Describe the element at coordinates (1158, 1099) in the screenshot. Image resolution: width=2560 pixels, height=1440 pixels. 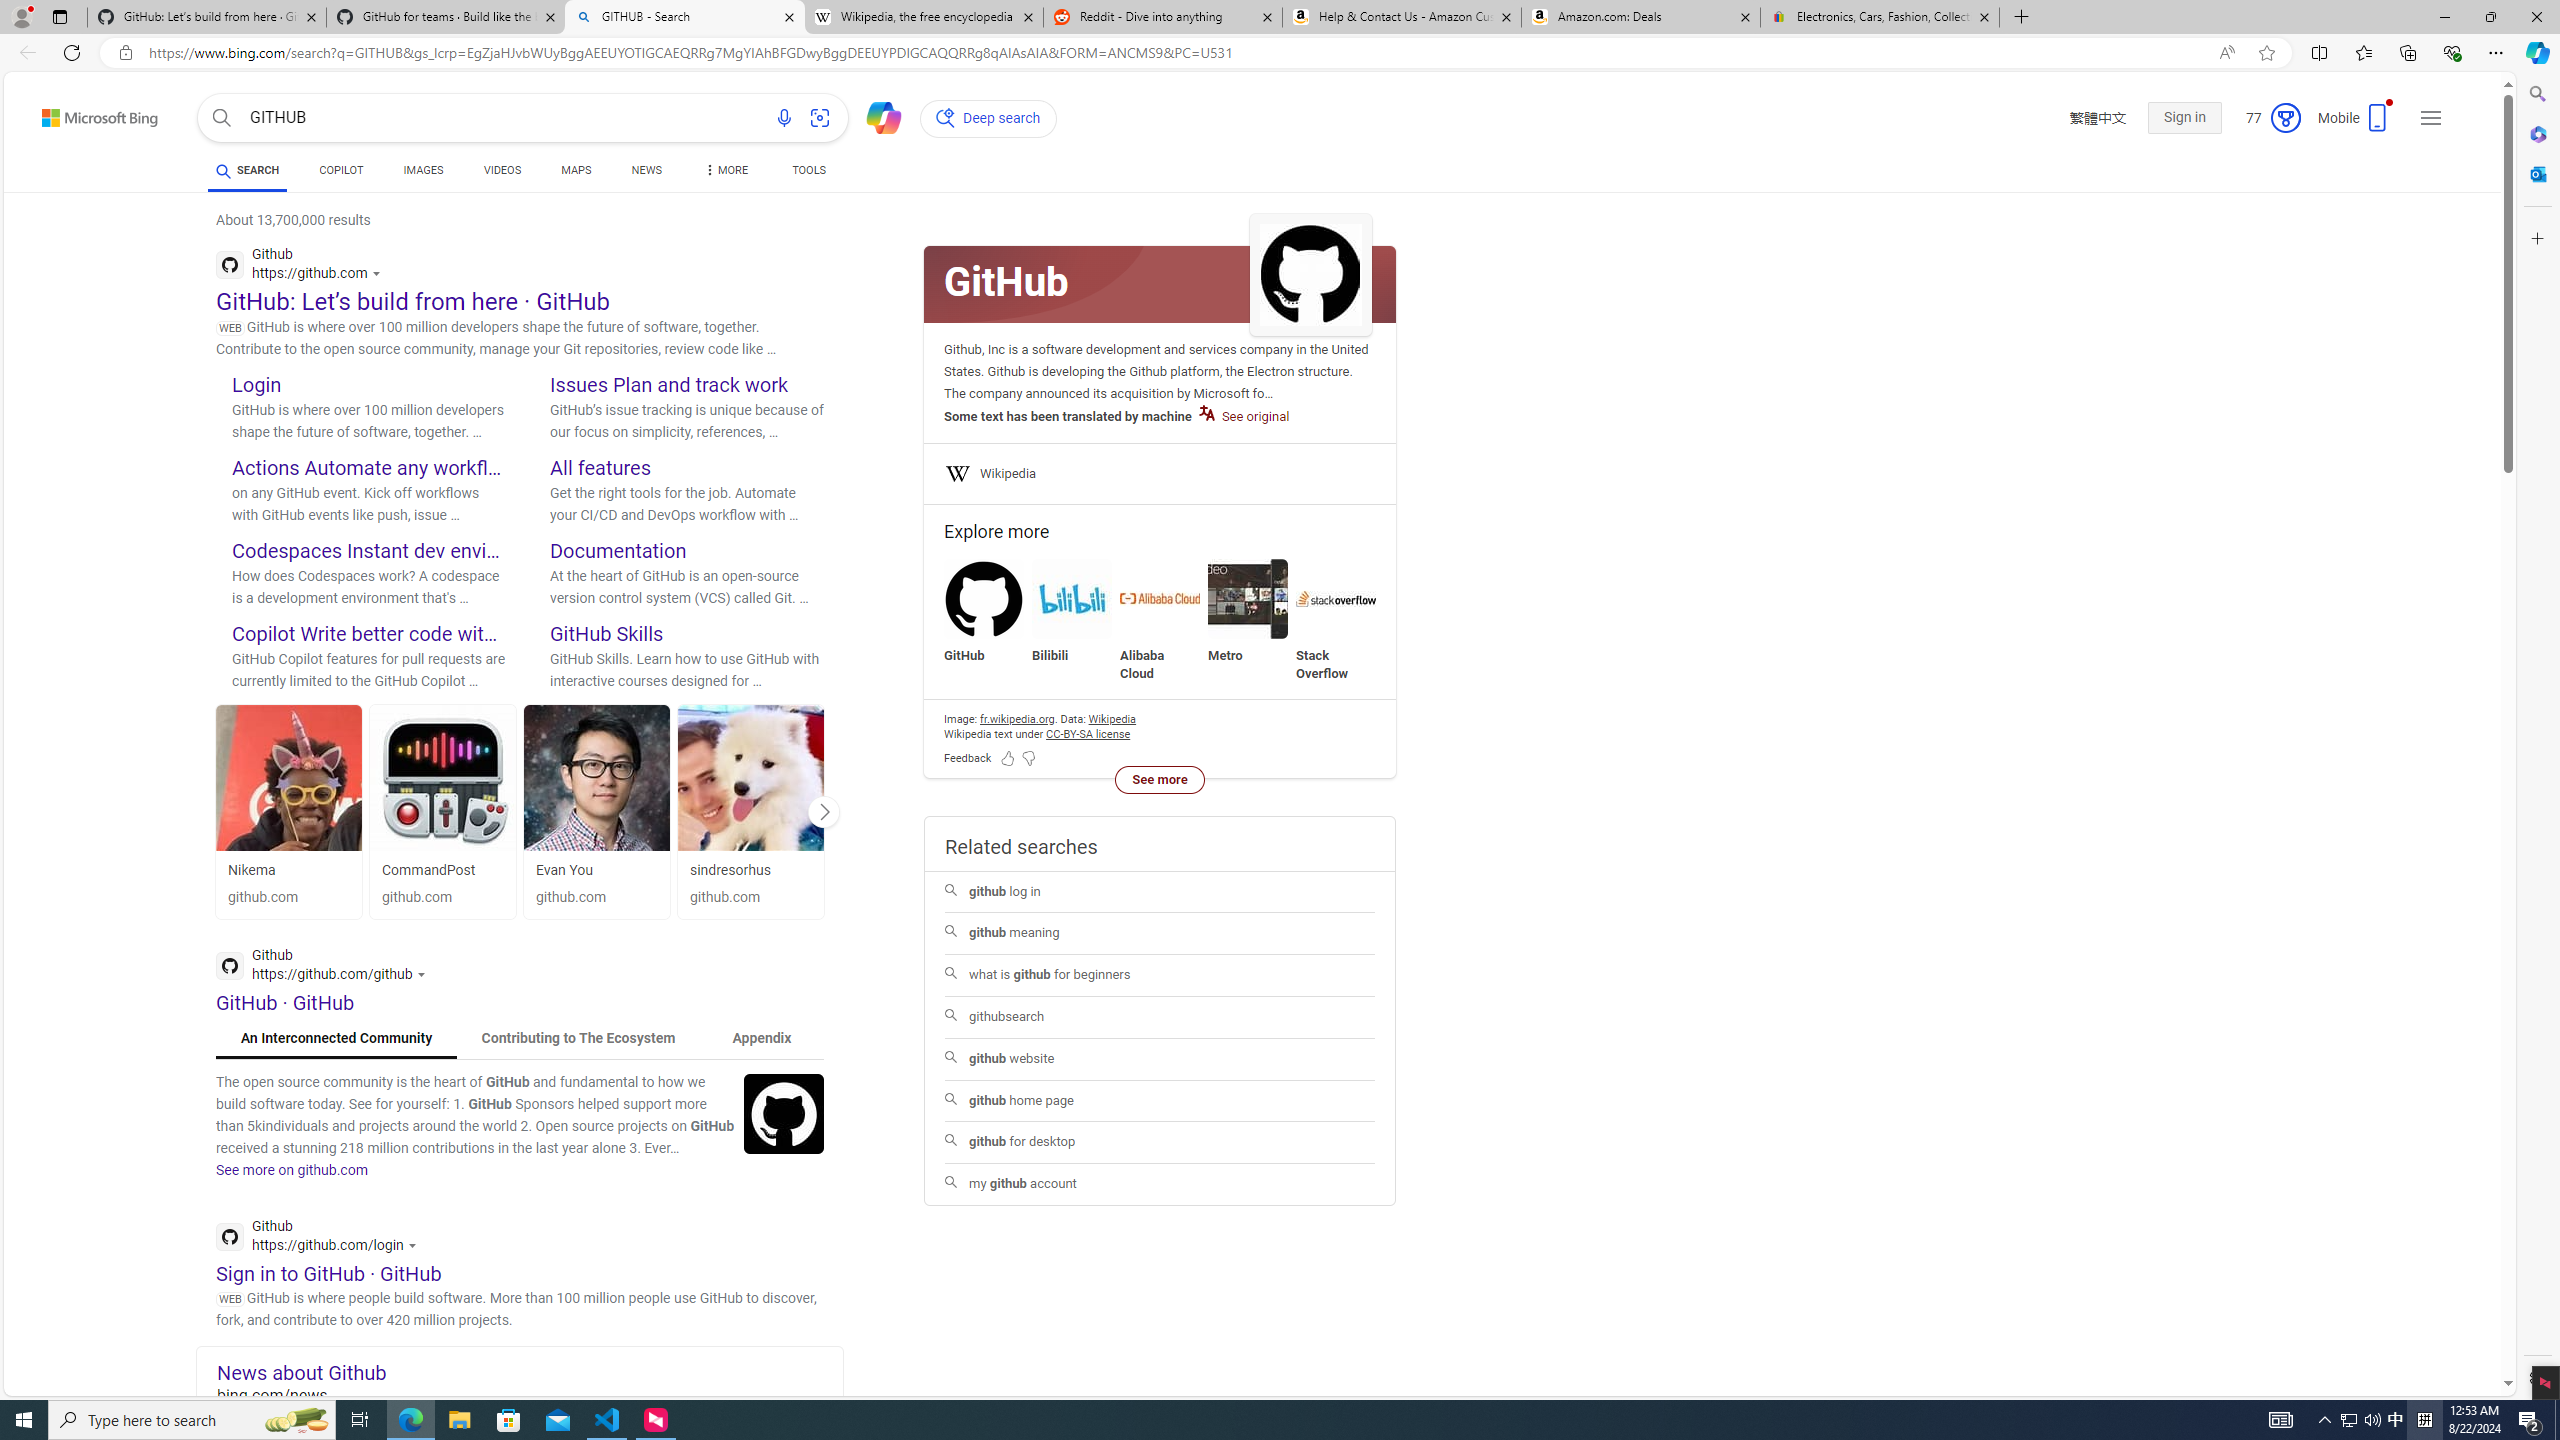
I see `'github home page'` at that location.